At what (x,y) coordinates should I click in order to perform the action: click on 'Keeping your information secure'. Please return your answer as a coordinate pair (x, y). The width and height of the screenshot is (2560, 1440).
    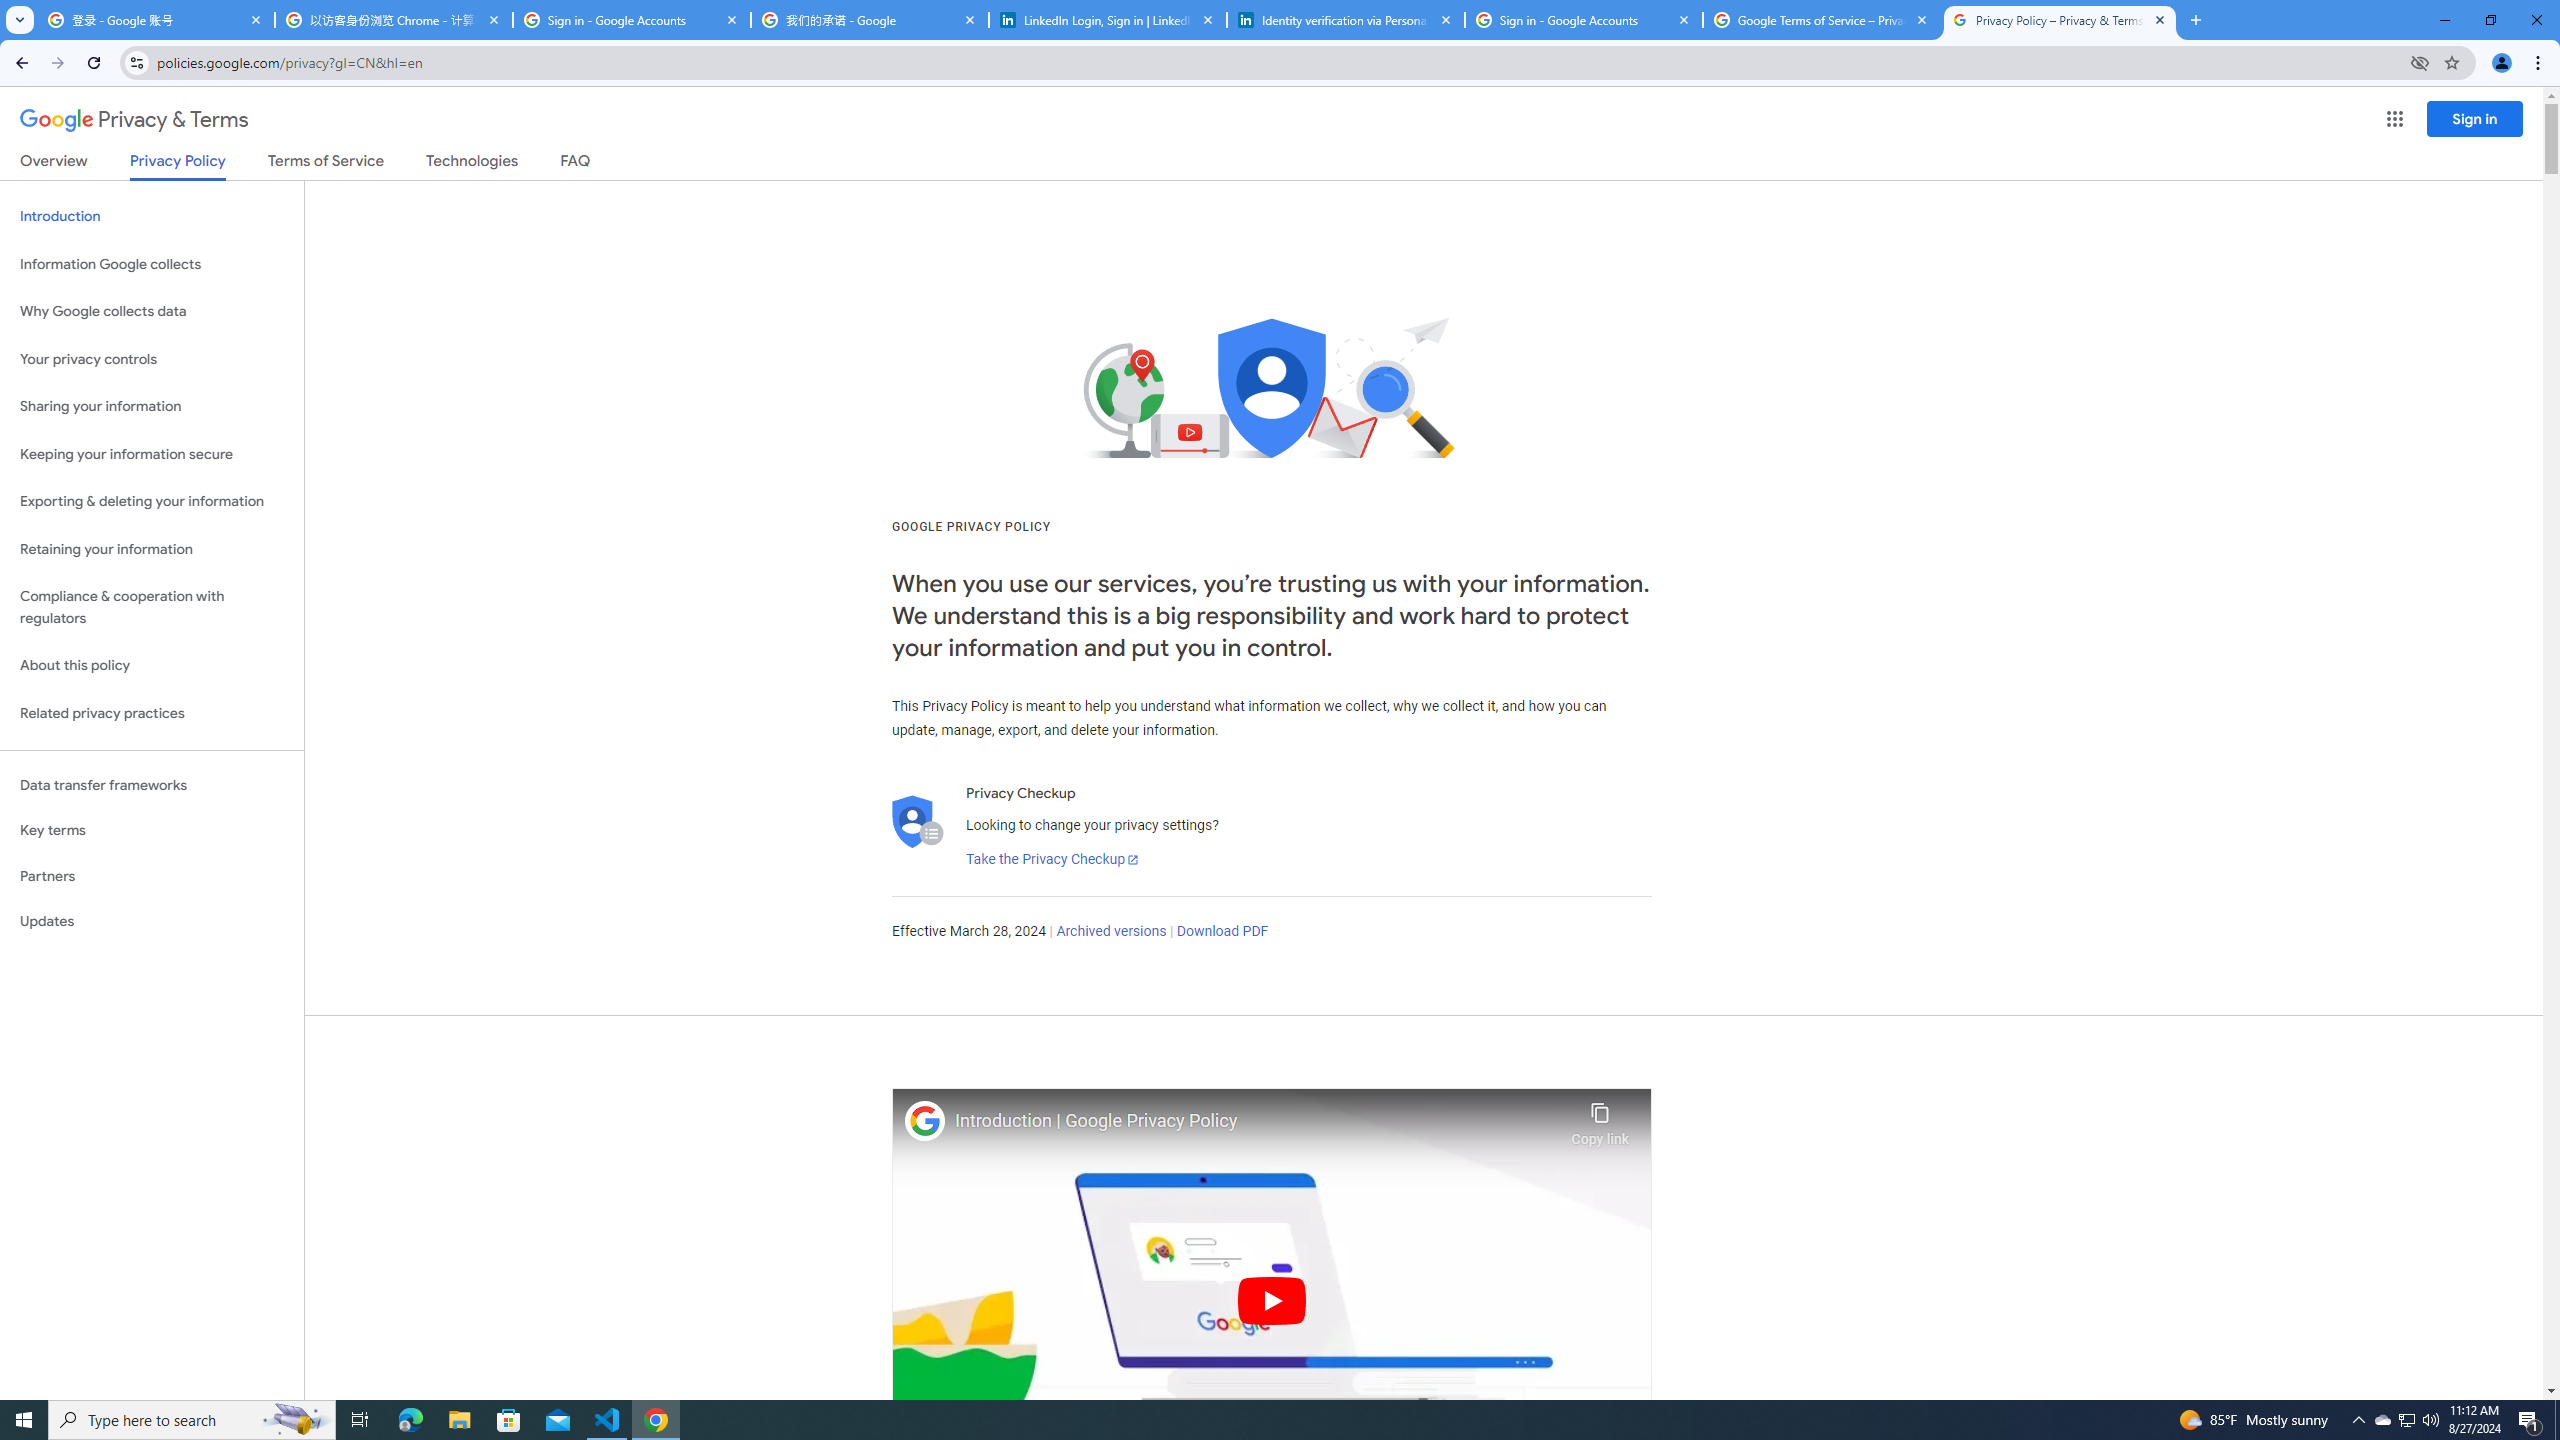
    Looking at the image, I should click on (151, 455).